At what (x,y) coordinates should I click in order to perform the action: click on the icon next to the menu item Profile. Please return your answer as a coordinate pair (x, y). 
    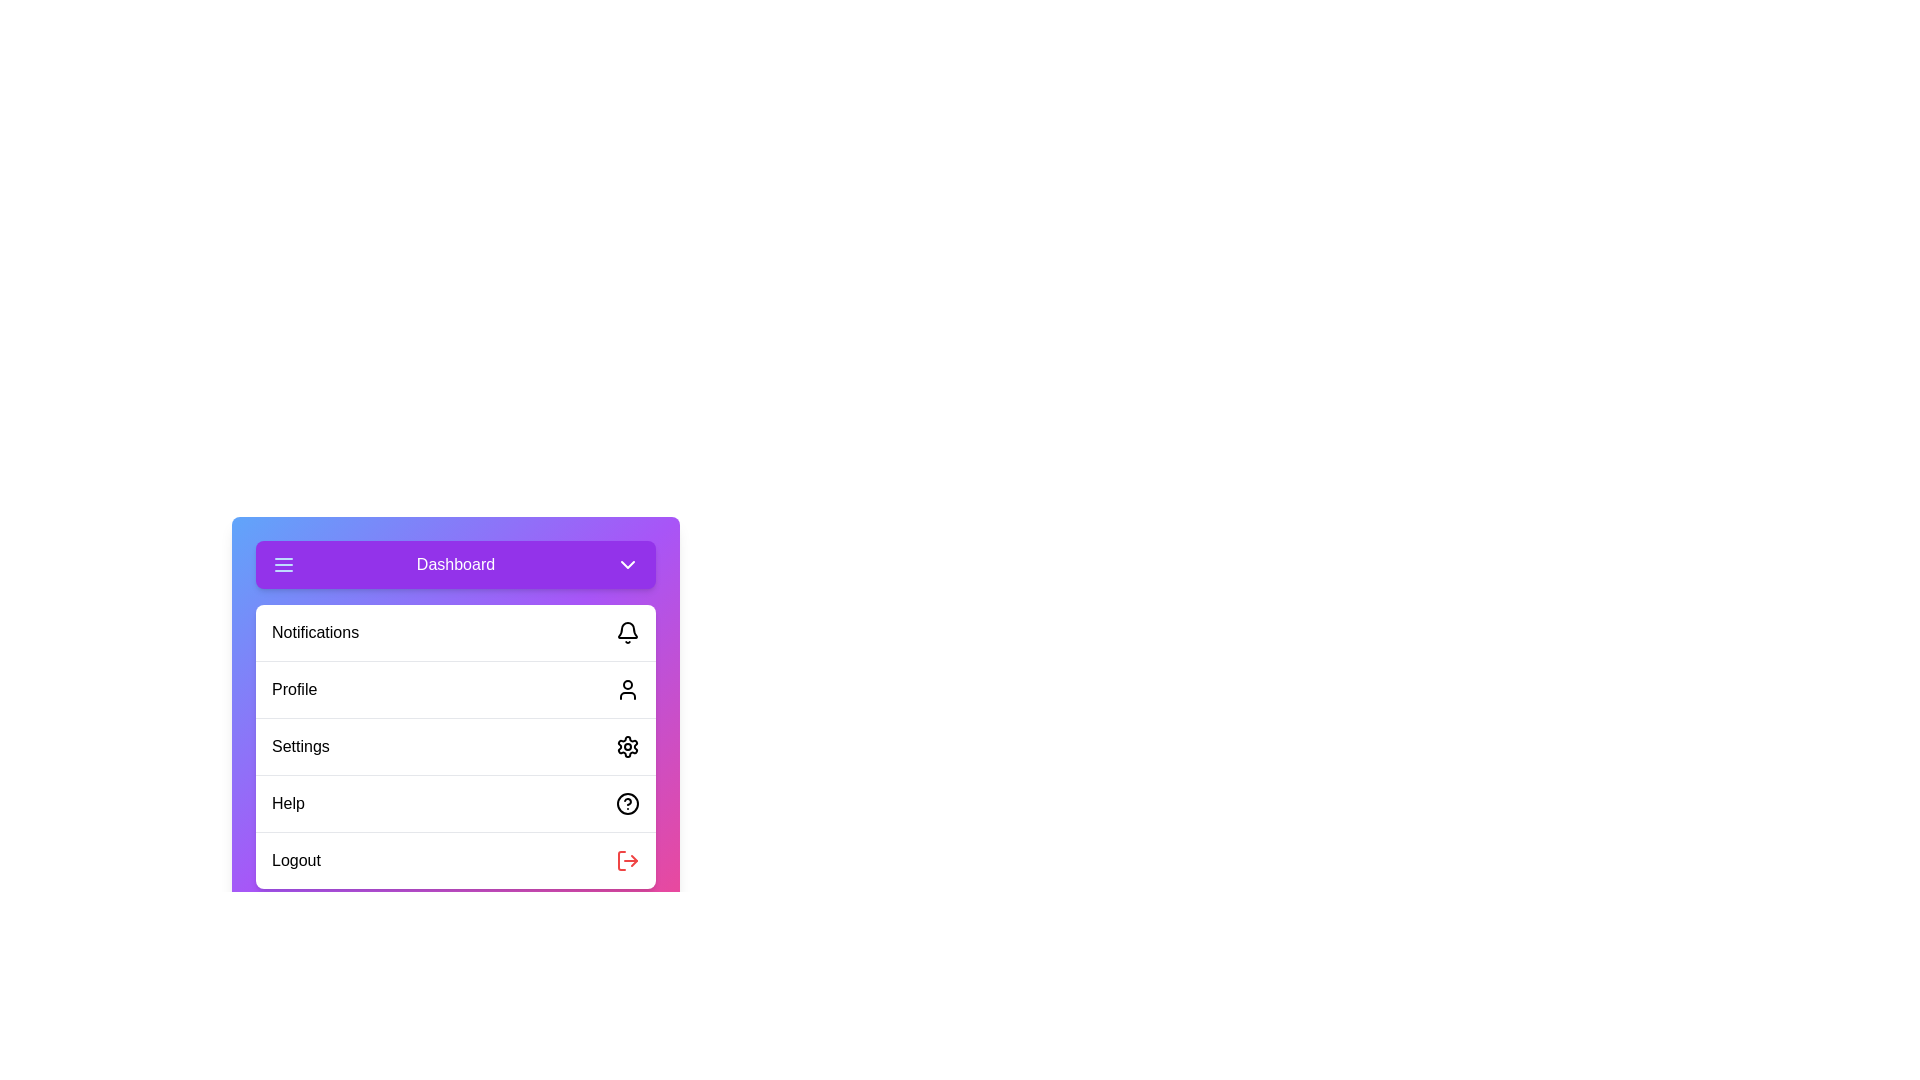
    Looking at the image, I should click on (627, 689).